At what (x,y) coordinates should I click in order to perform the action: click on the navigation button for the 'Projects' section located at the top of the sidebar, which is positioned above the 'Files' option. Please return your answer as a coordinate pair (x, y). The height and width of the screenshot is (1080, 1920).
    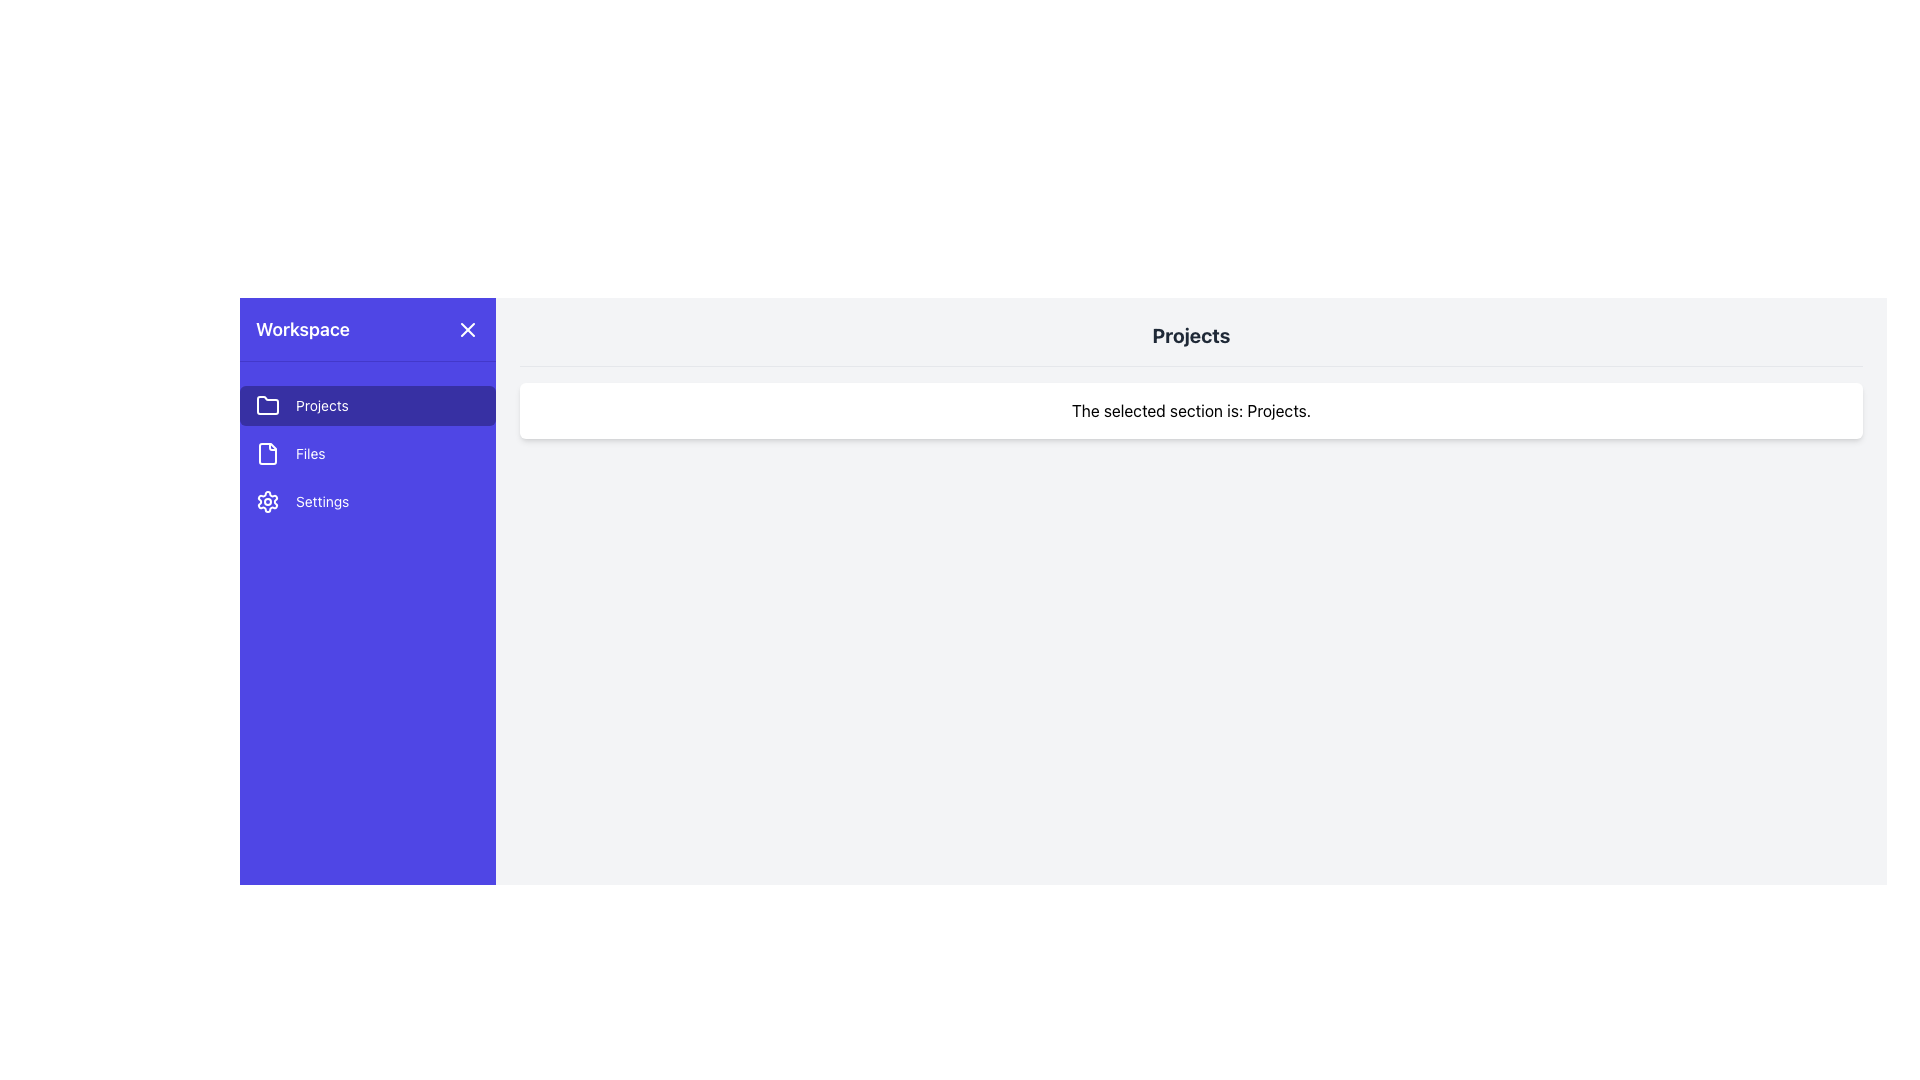
    Looking at the image, I should click on (368, 405).